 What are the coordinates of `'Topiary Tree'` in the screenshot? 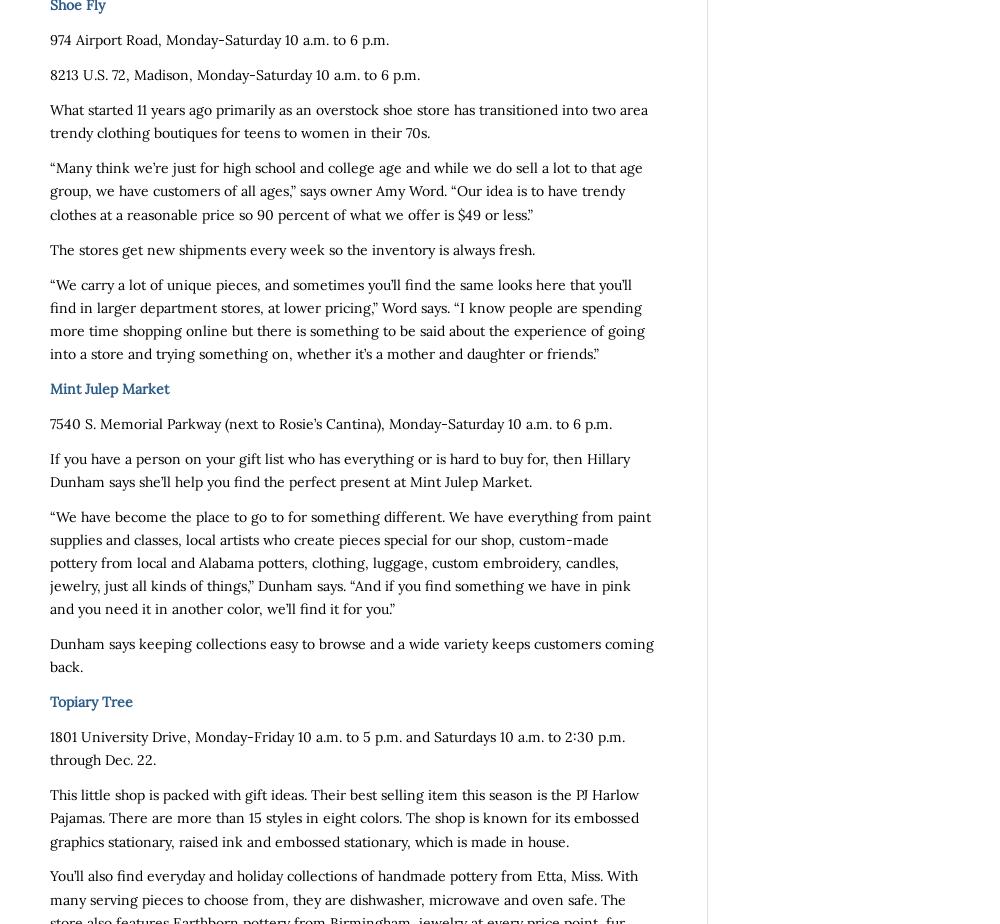 It's located at (92, 701).